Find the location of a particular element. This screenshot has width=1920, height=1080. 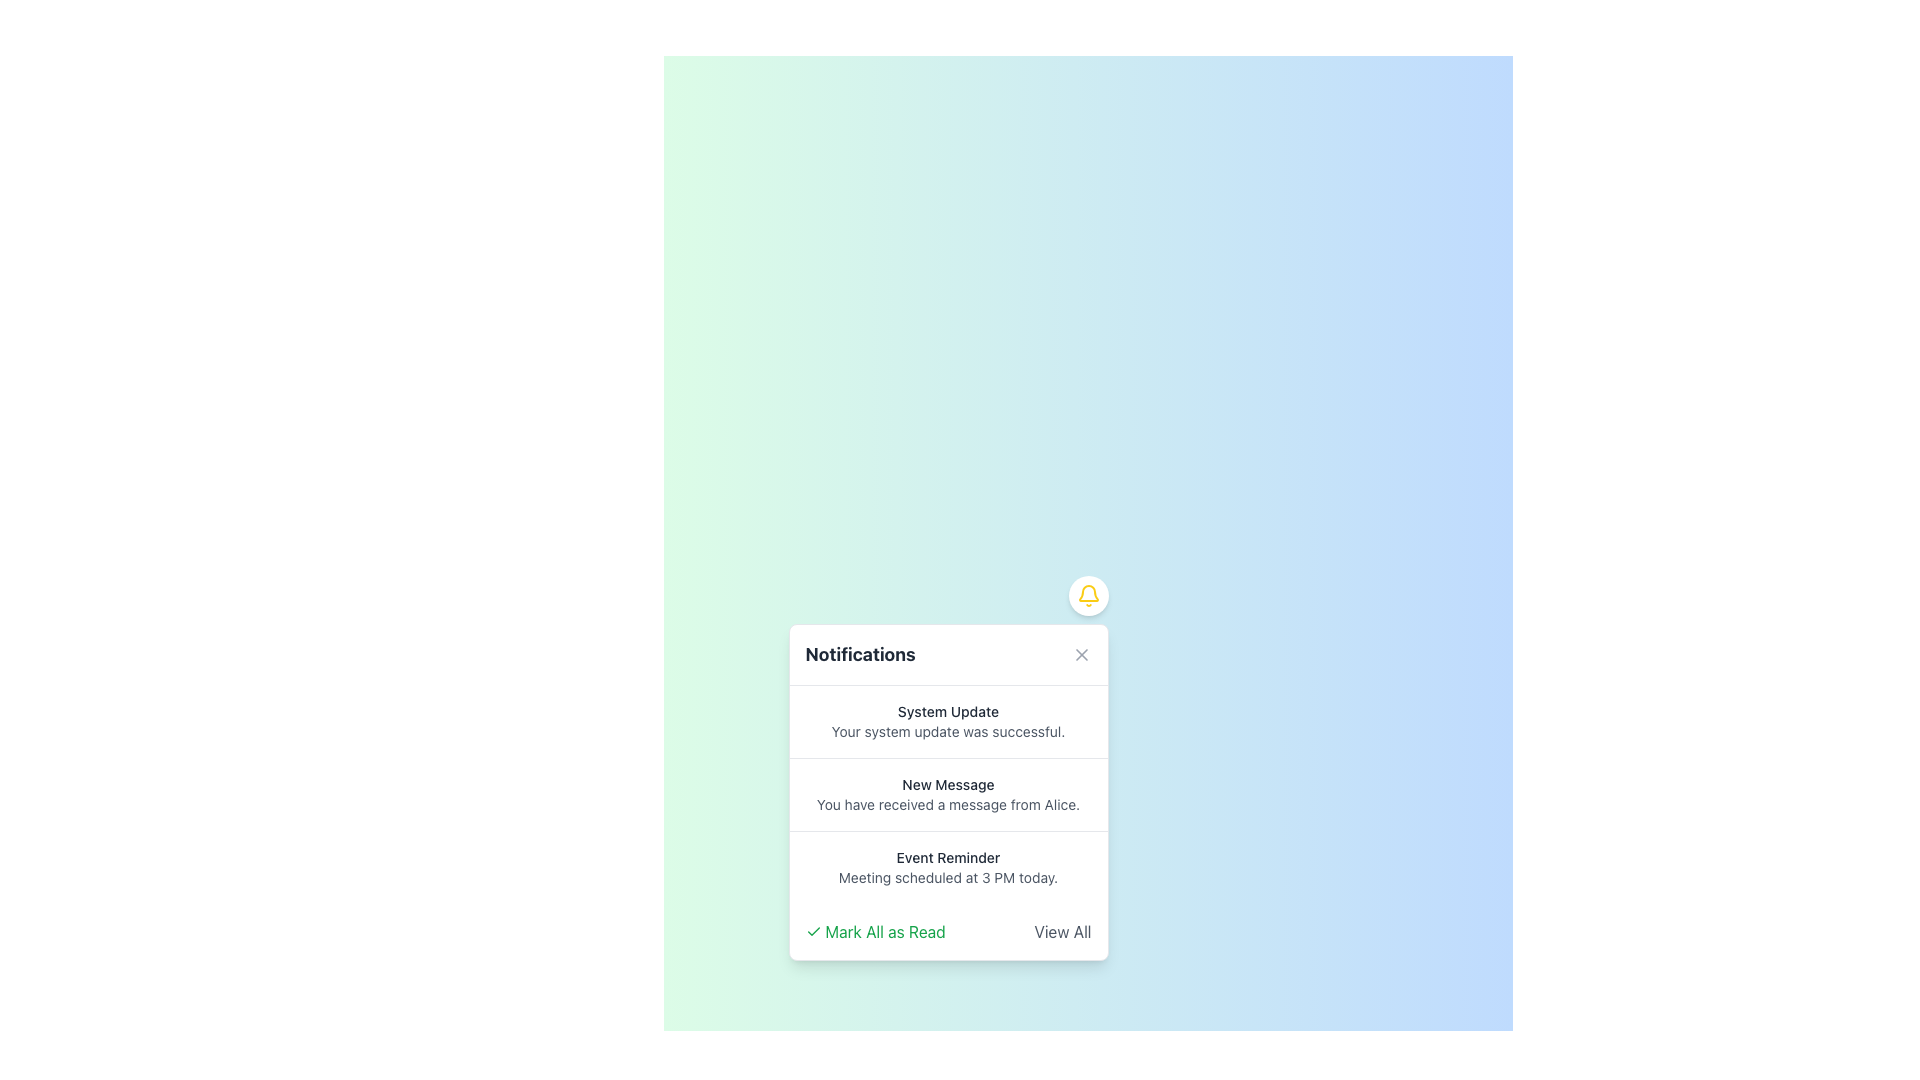

the notification icon button located in the upper-right section of the interface is located at coordinates (1087, 595).